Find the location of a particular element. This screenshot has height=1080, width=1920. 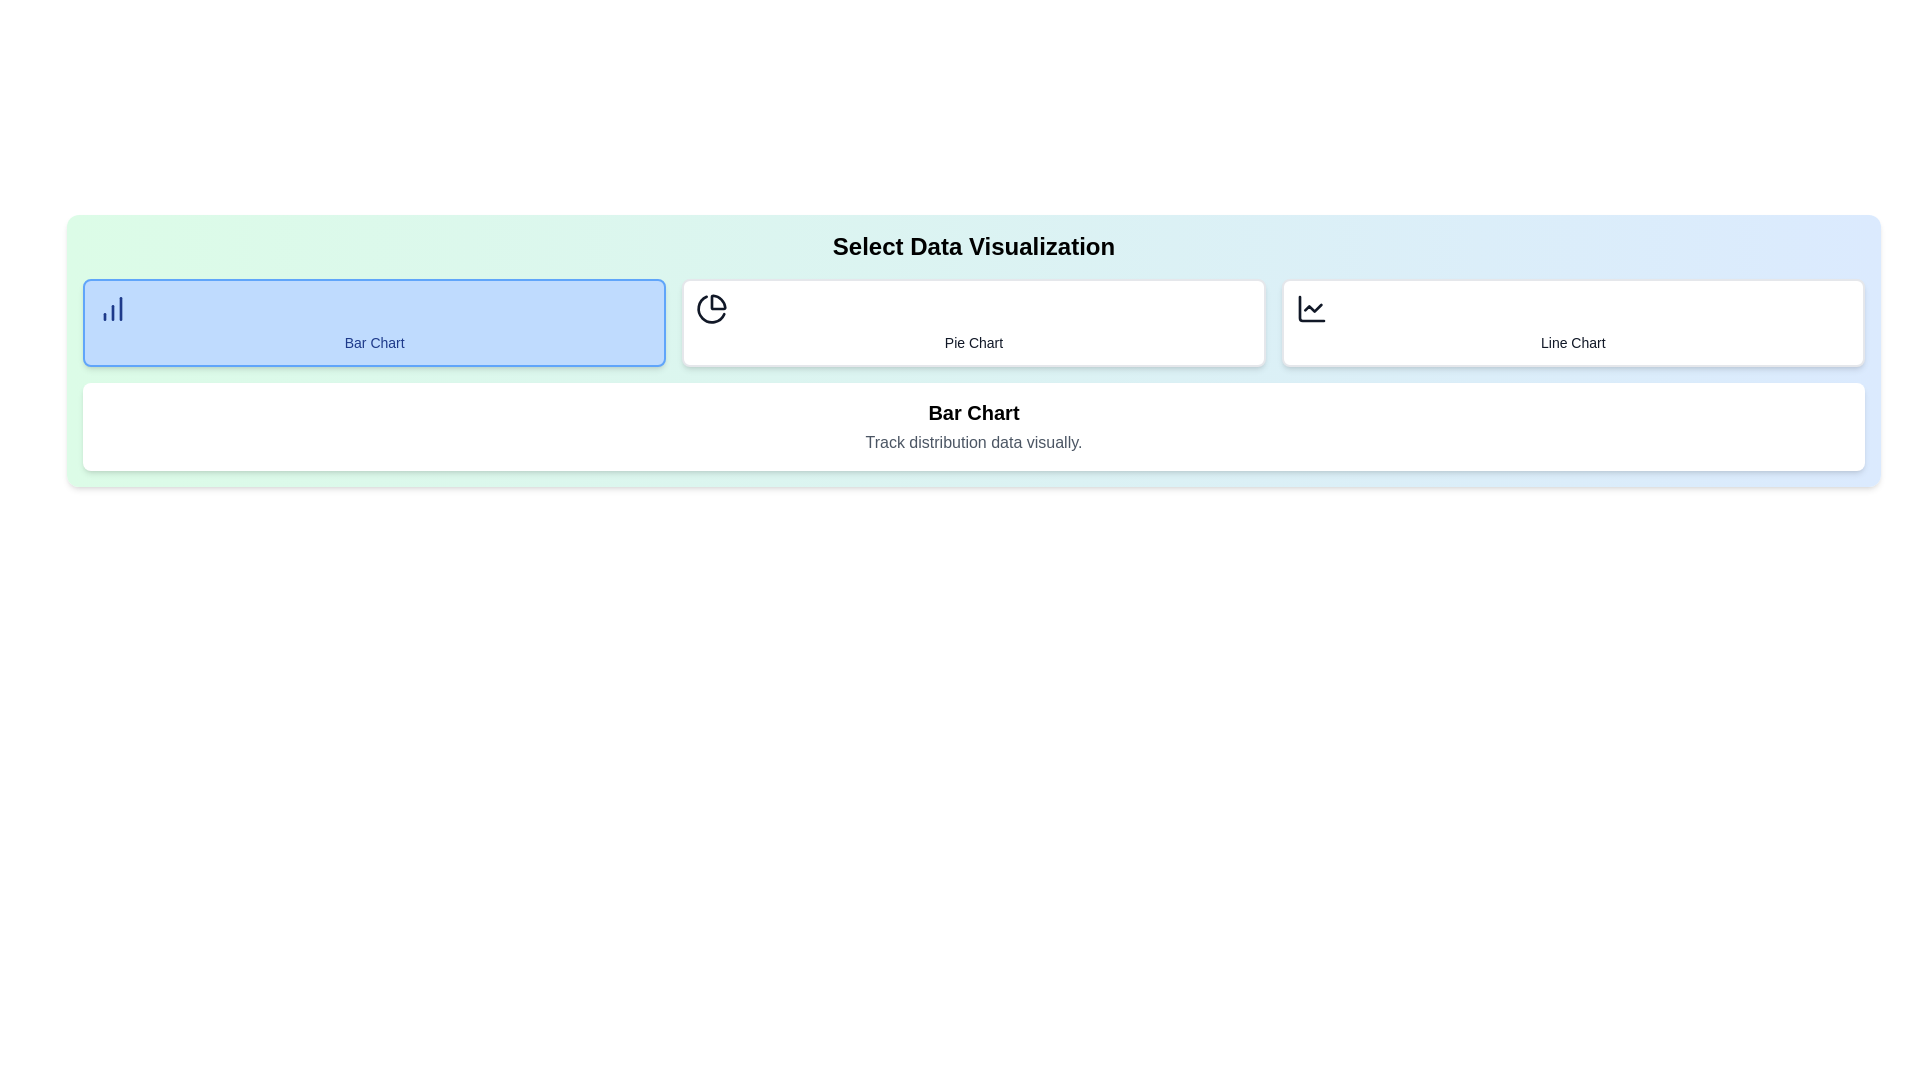

the 'Line Chart' icon located in the top portion of the interface, specifically within the third button group under the 'Select Data Visualization' section is located at coordinates (1311, 308).